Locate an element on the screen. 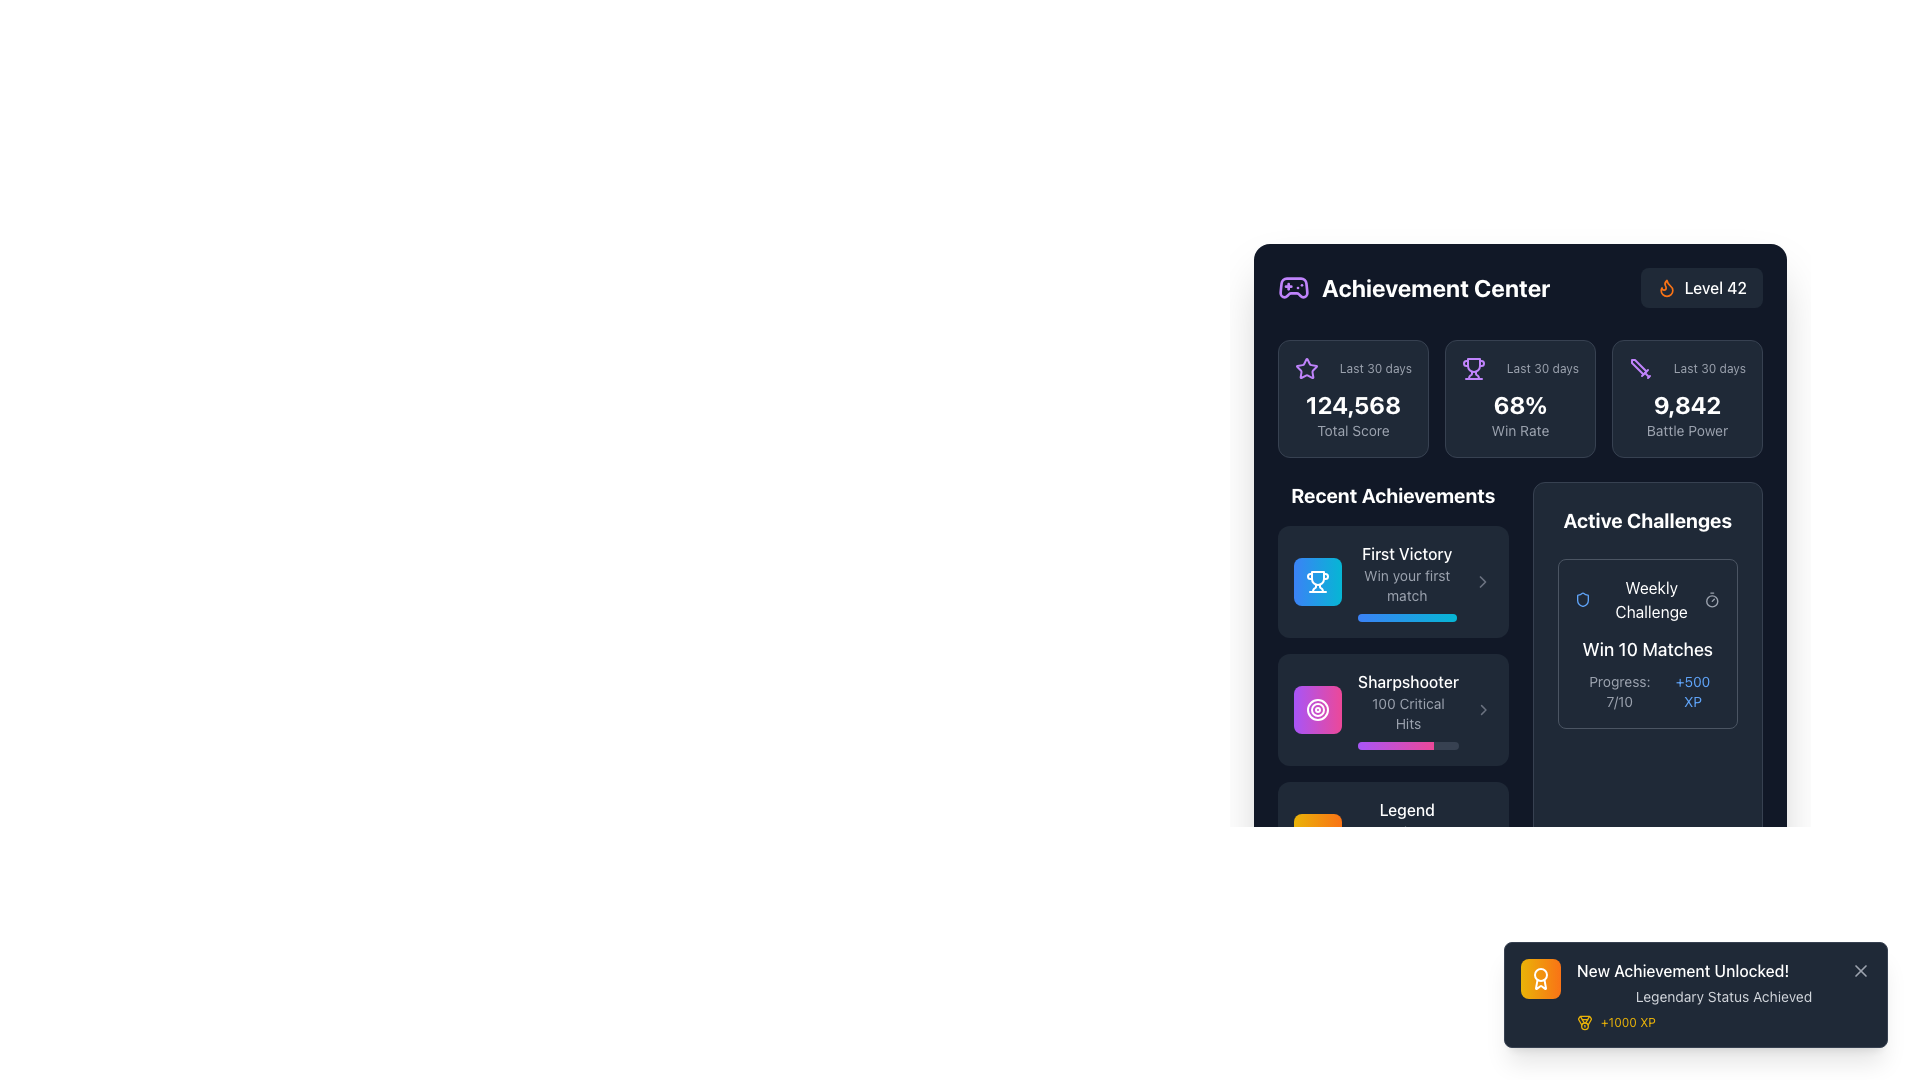 The height and width of the screenshot is (1080, 1920). the decorative vector graphic component of the achievement badge icon, which is located near the lower portion of the badge is located at coordinates (1539, 983).